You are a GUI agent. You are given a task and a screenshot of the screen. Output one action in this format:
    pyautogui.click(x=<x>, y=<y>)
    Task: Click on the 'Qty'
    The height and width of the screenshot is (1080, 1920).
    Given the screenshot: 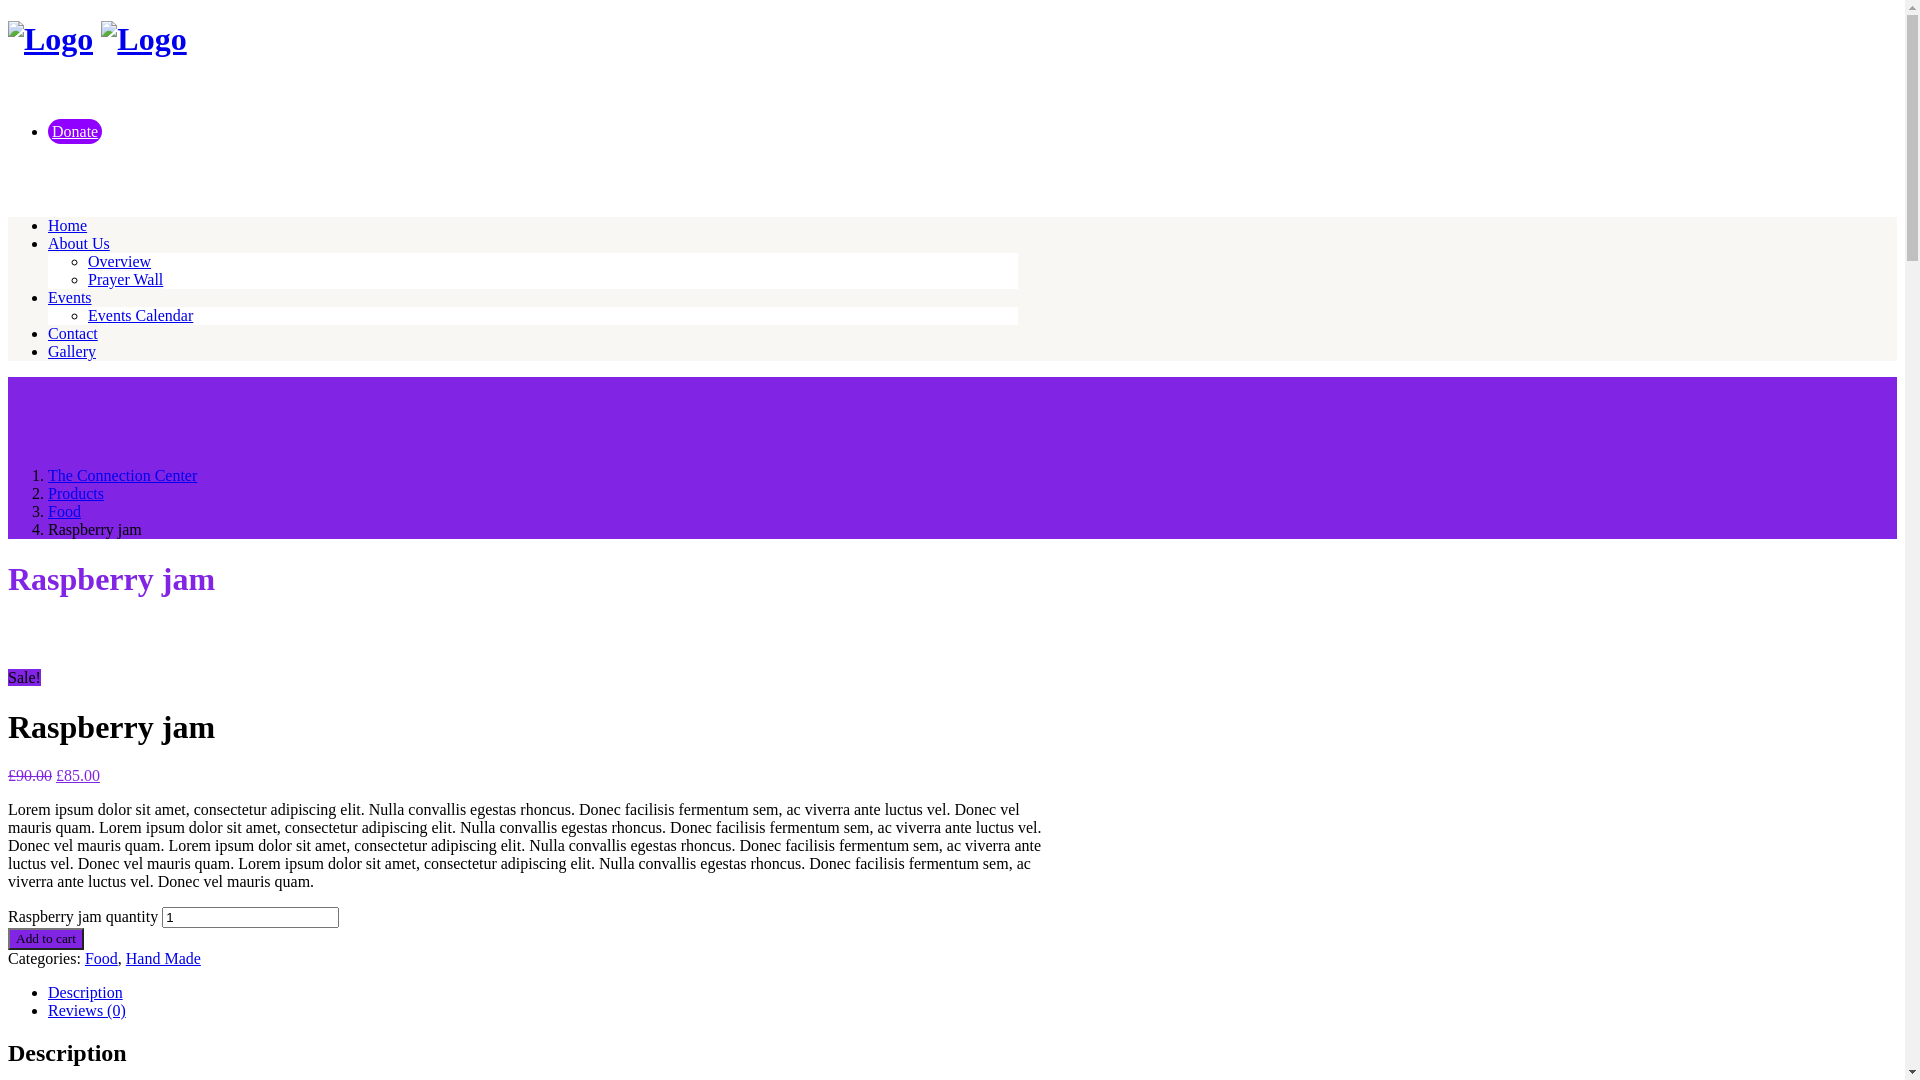 What is the action you would take?
    pyautogui.click(x=162, y=917)
    